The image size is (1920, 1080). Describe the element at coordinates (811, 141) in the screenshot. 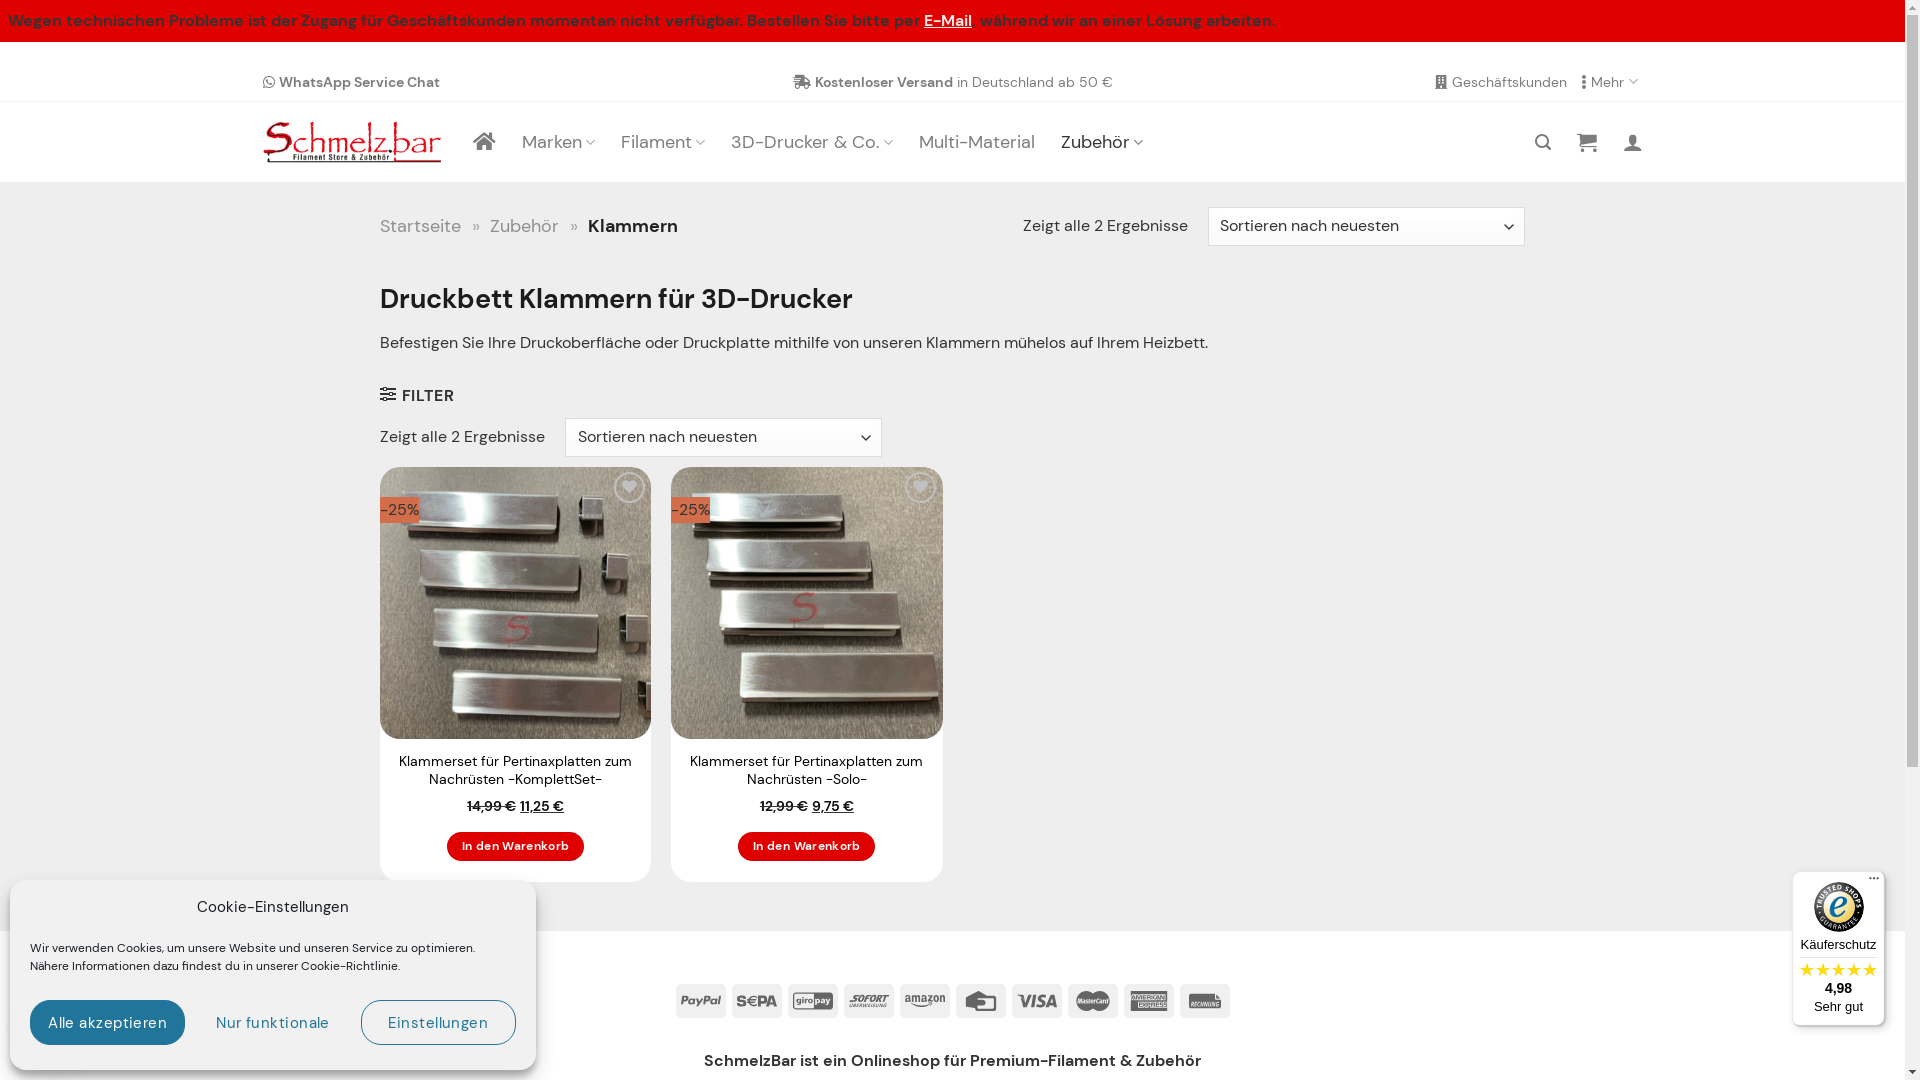

I see `'3D-Drucker & Co.'` at that location.